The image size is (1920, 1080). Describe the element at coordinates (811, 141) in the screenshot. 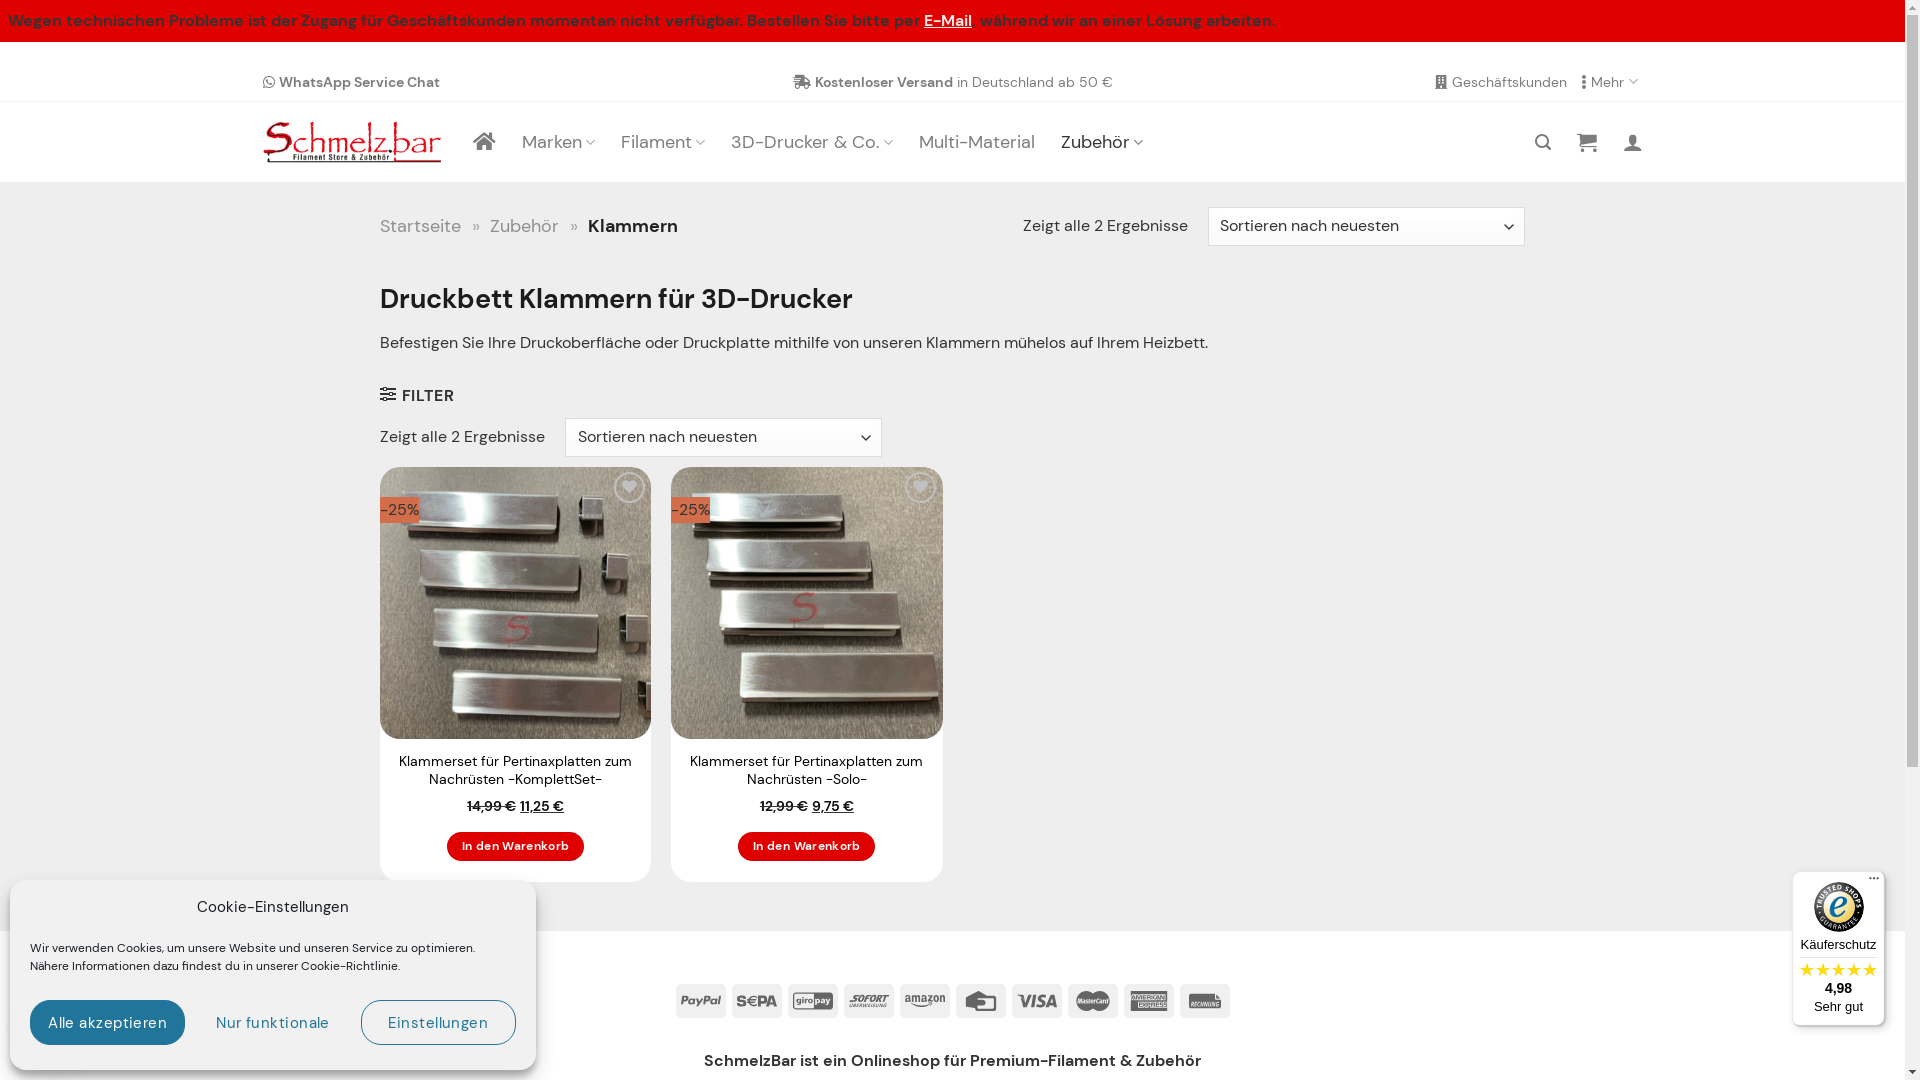

I see `'3D-Drucker & Co.'` at that location.